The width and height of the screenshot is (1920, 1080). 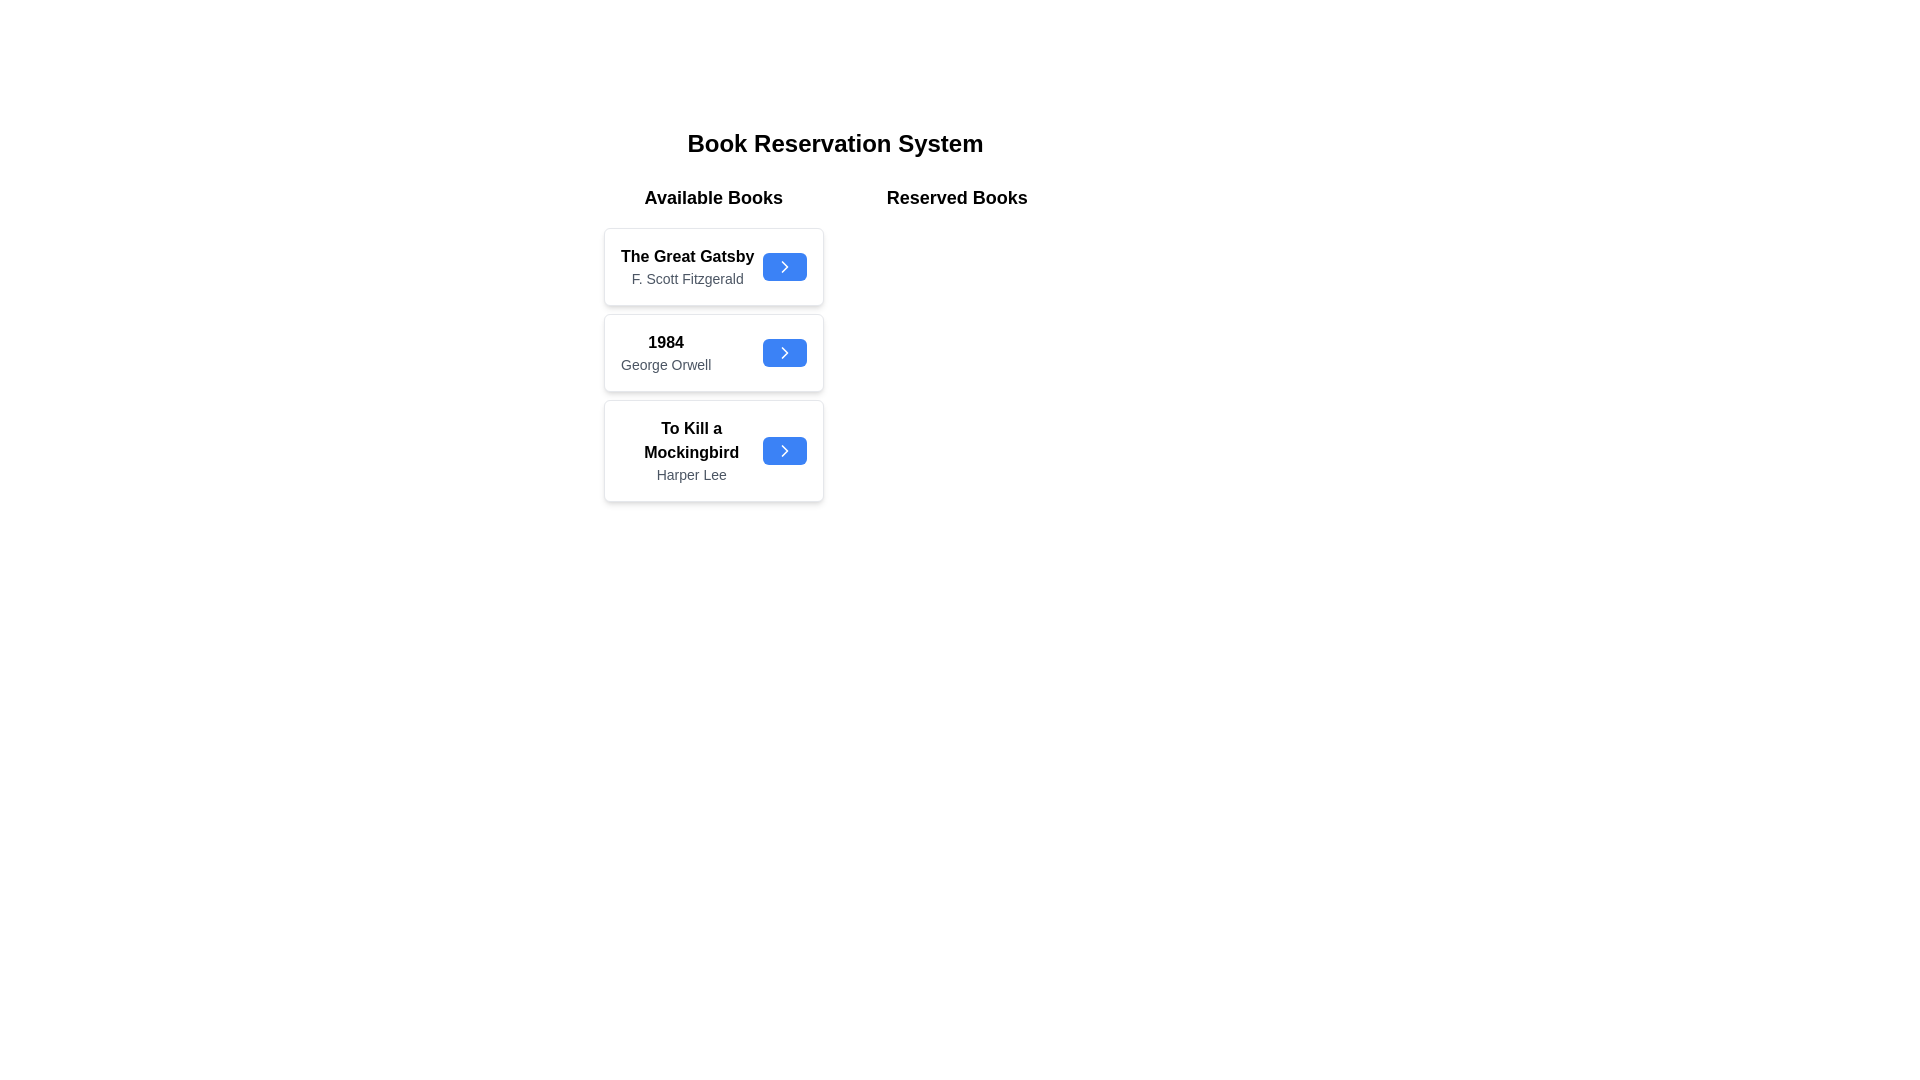 What do you see at coordinates (687, 278) in the screenshot?
I see `the text label displaying 'F. Scott Fitzgerald', which is styled in a smaller font and subtle gray color, located beneath the title 'The Great Gatsby' in the 'Available Books' section` at bounding box center [687, 278].